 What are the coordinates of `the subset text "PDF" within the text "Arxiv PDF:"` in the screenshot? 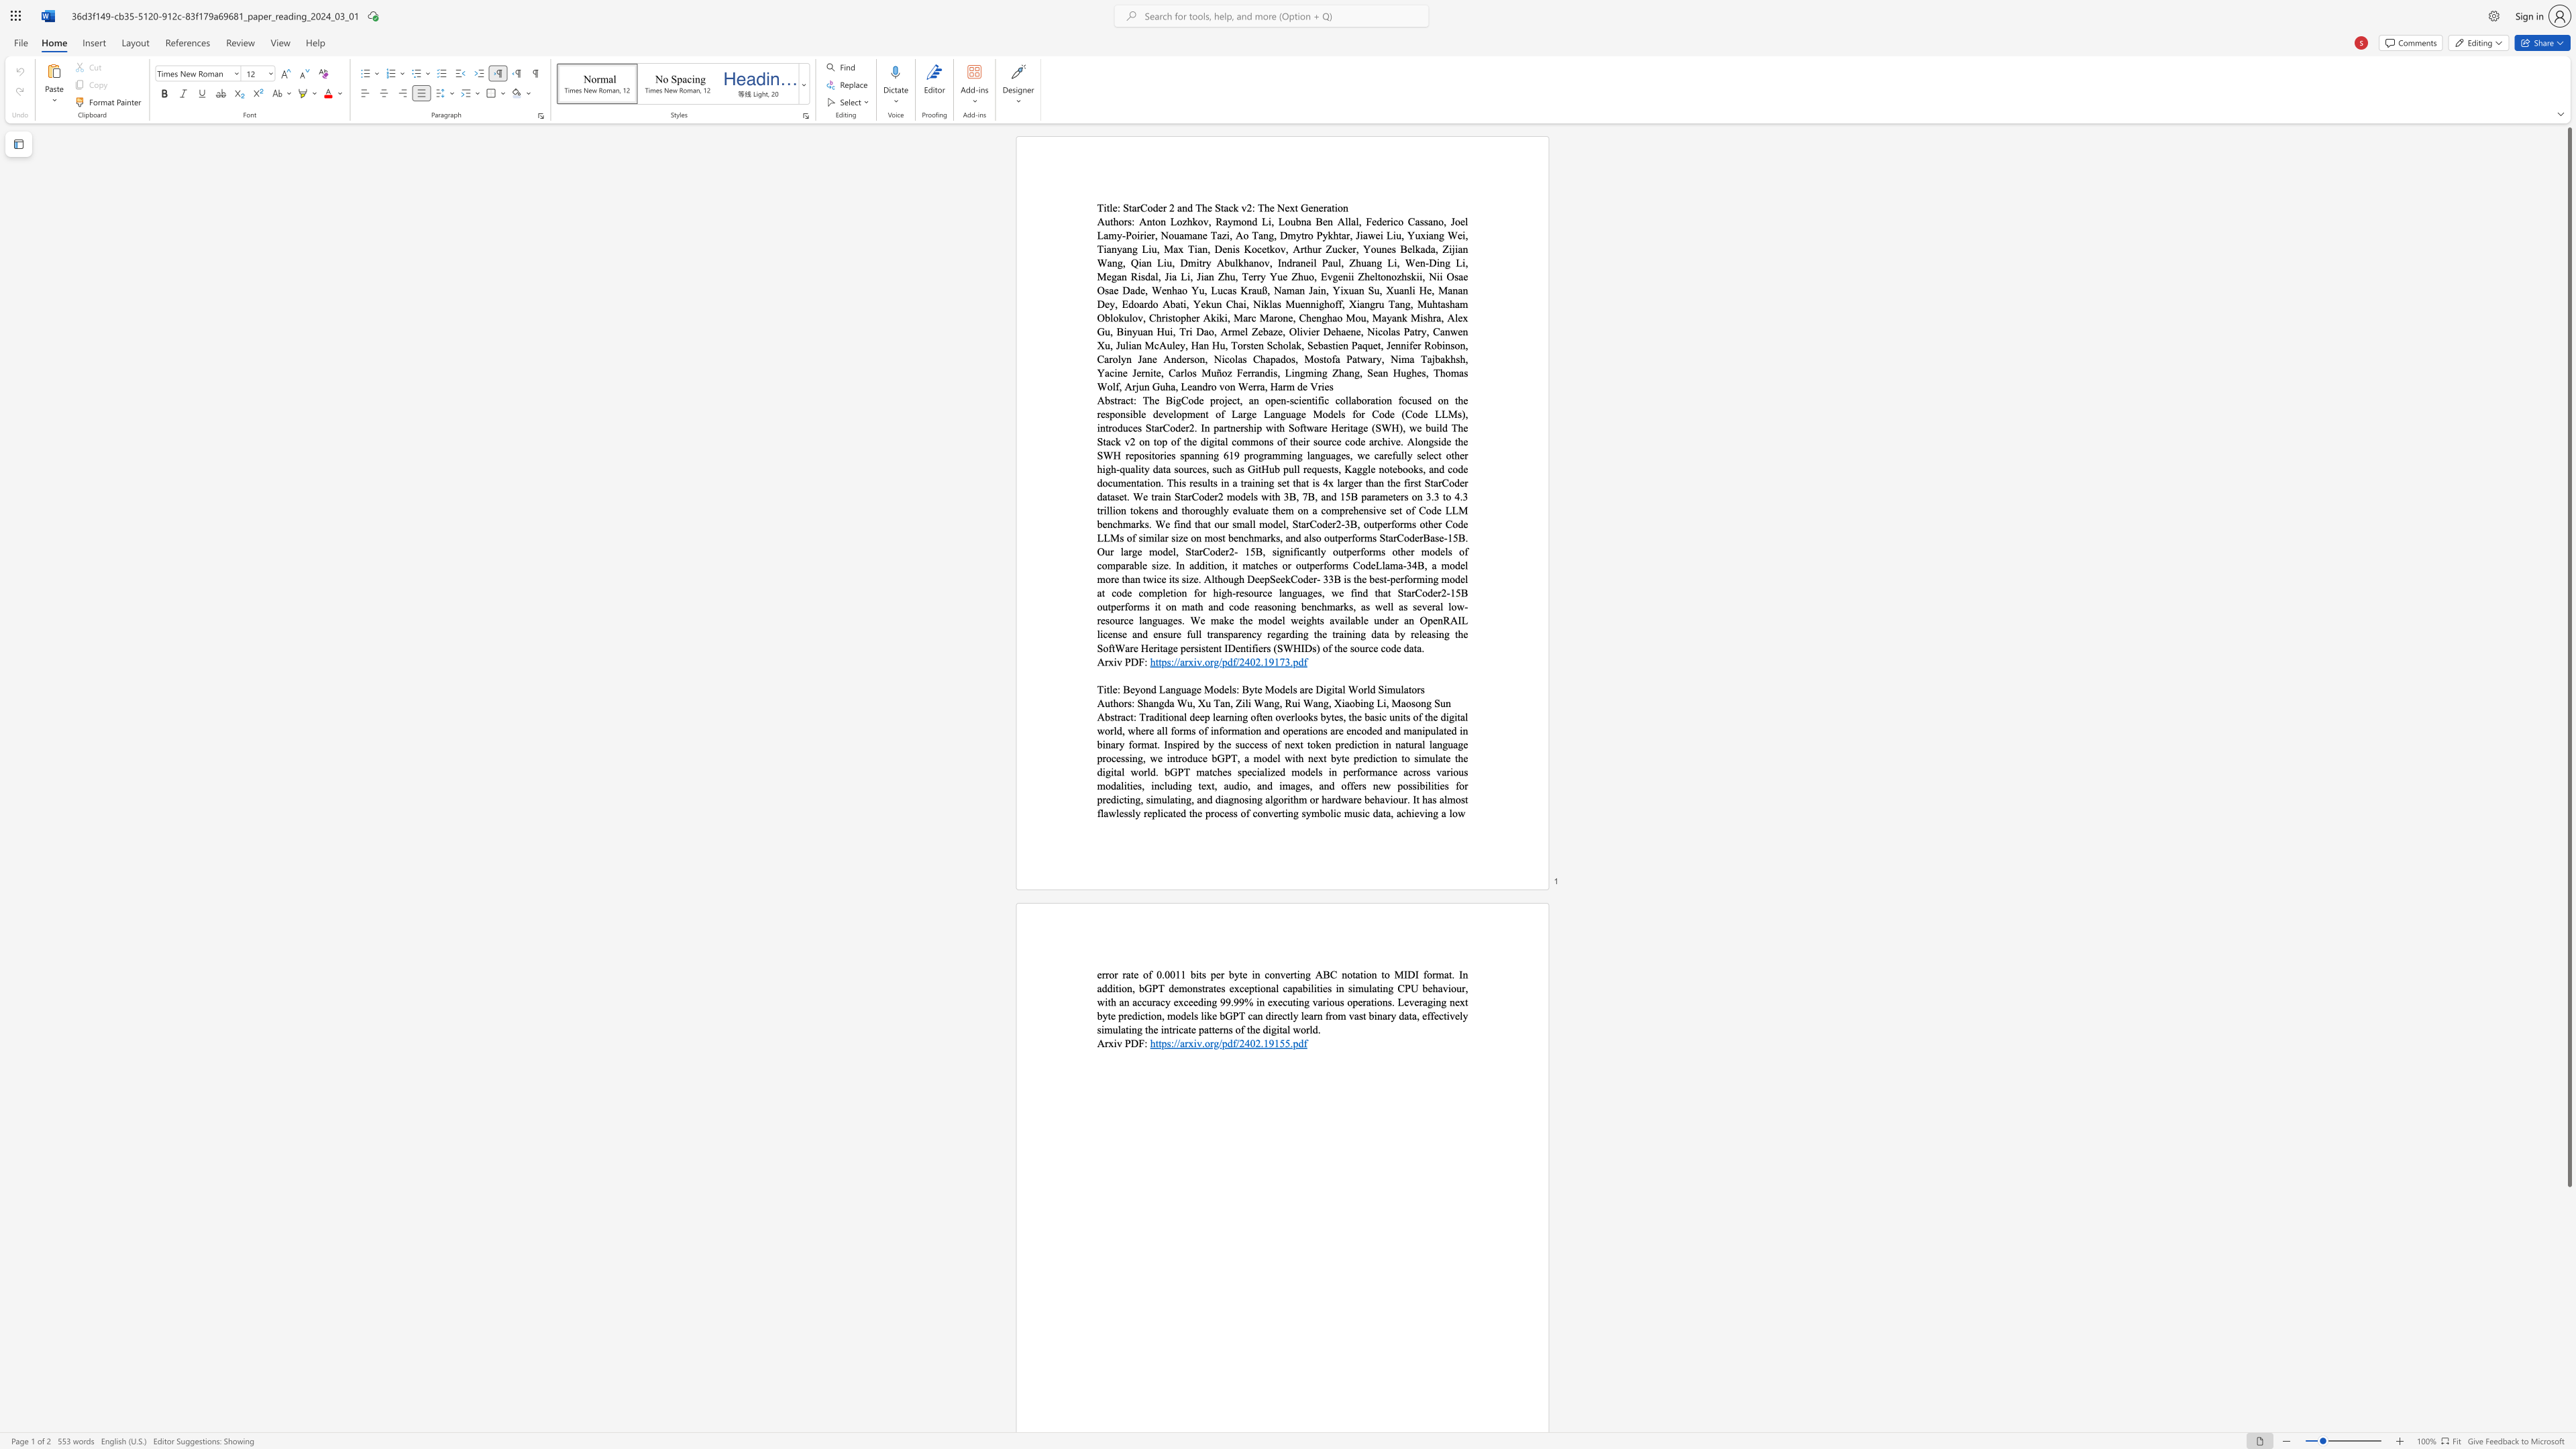 It's located at (1124, 1042).